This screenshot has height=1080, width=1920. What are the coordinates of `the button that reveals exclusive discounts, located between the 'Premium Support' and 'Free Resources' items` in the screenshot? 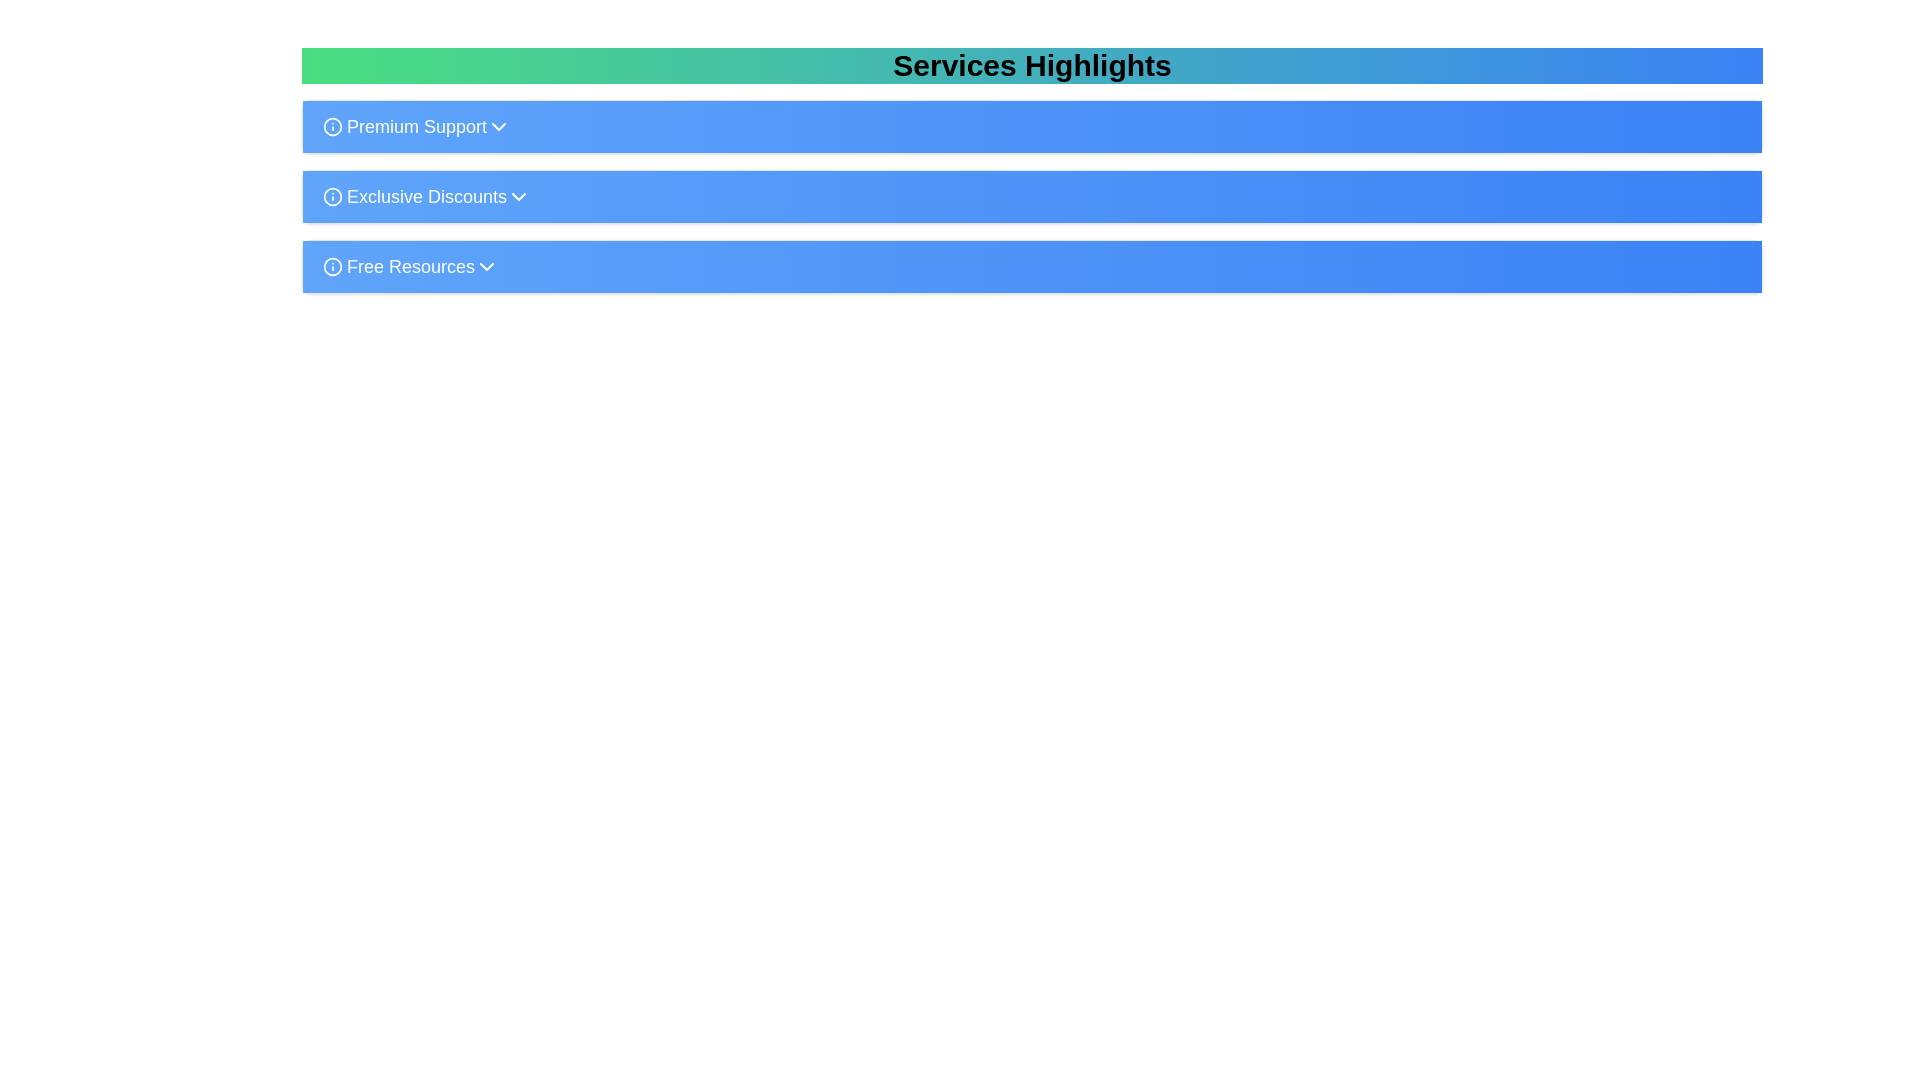 It's located at (1032, 196).